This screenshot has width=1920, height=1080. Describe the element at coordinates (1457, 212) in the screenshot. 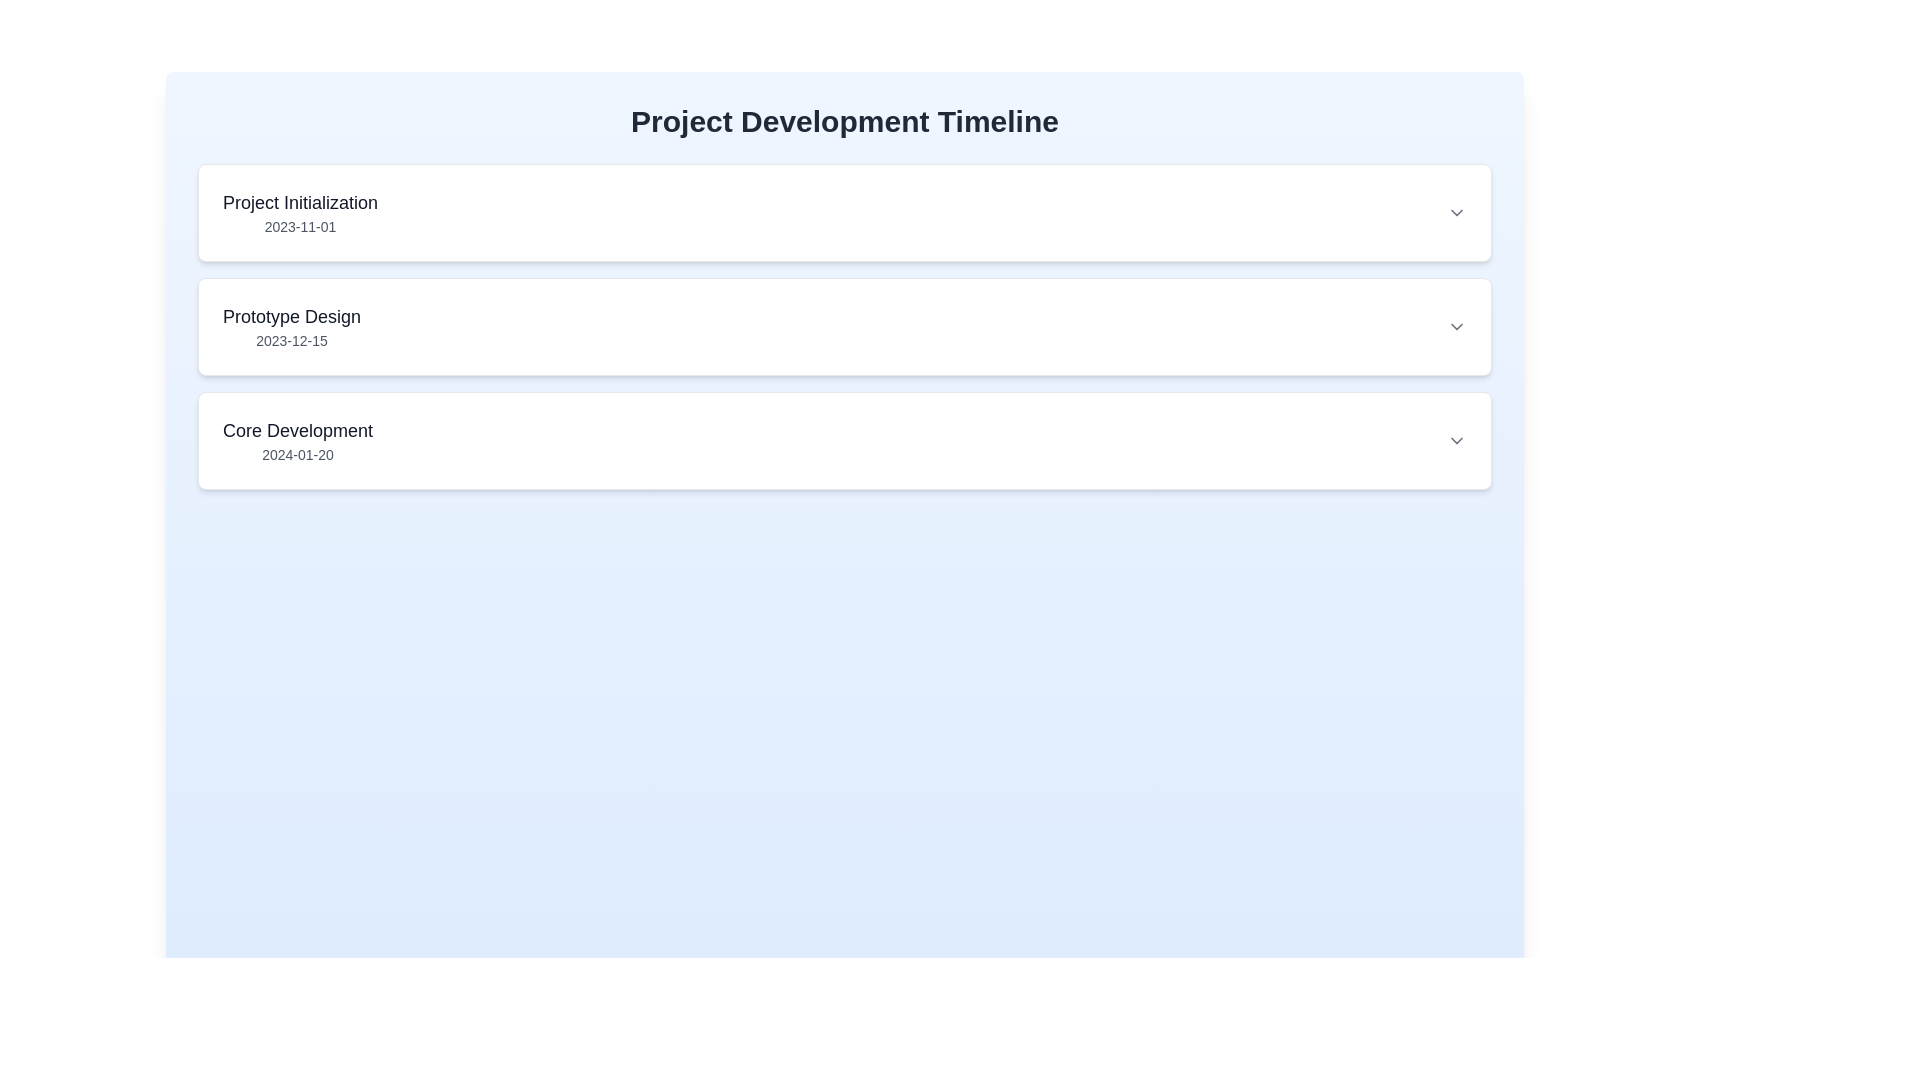

I see `the small downward-pointing chevron icon at the far-right end of the 'Project Initialization' section` at that location.